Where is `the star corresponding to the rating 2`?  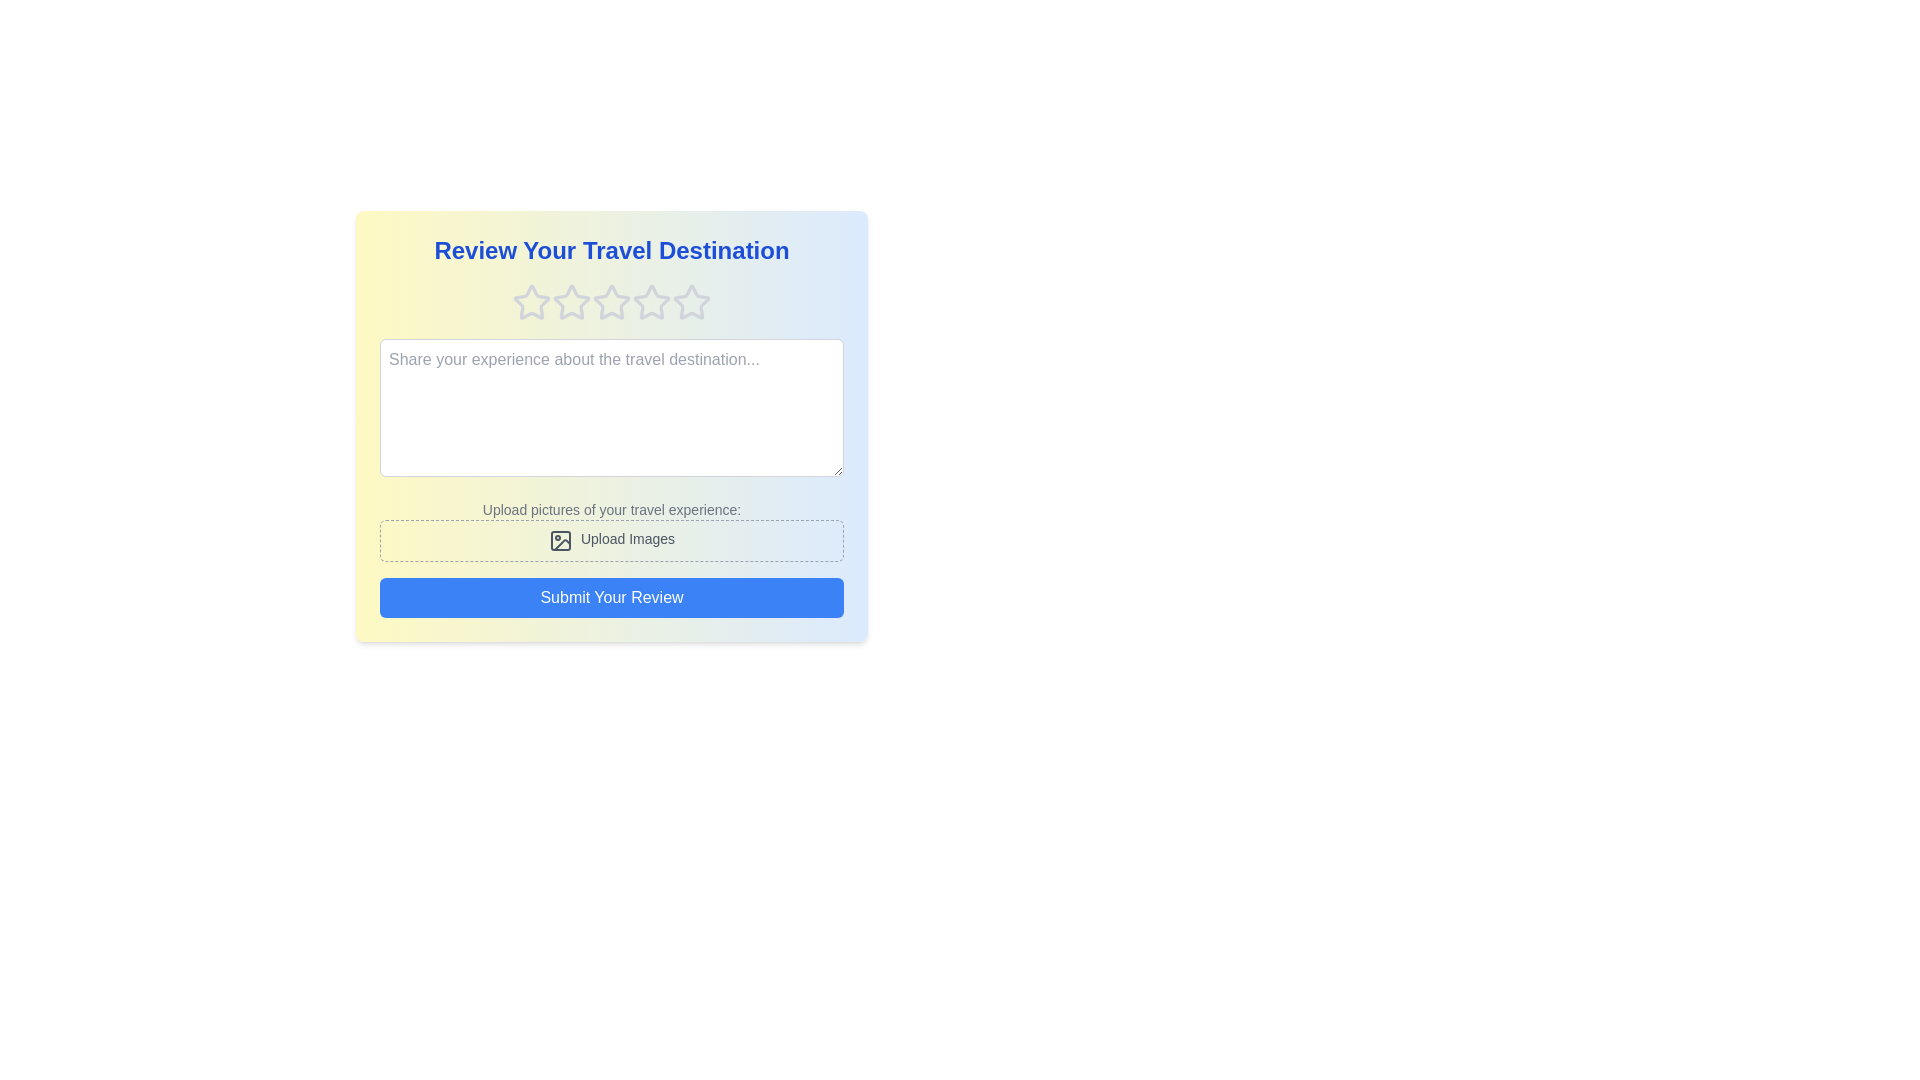 the star corresponding to the rating 2 is located at coordinates (570, 303).